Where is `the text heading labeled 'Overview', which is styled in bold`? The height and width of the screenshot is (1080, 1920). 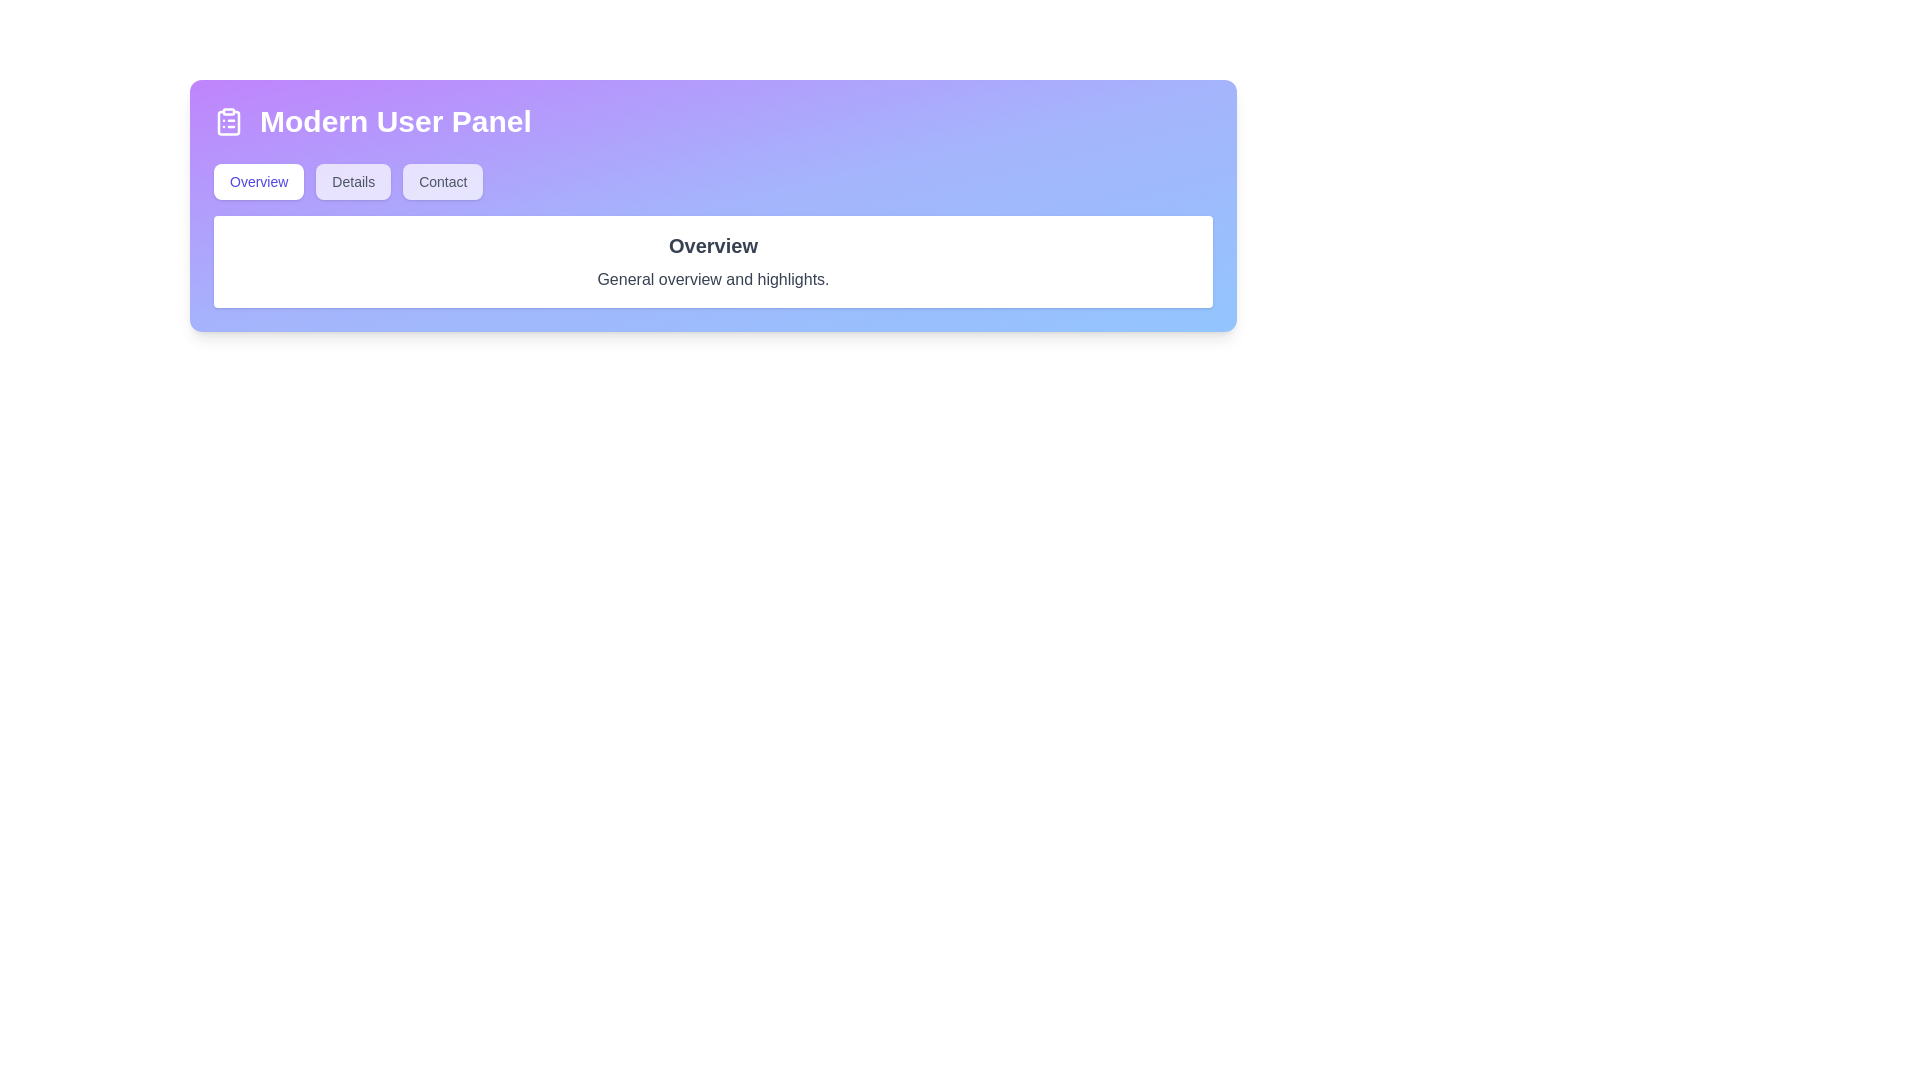 the text heading labeled 'Overview', which is styled in bold is located at coordinates (713, 245).